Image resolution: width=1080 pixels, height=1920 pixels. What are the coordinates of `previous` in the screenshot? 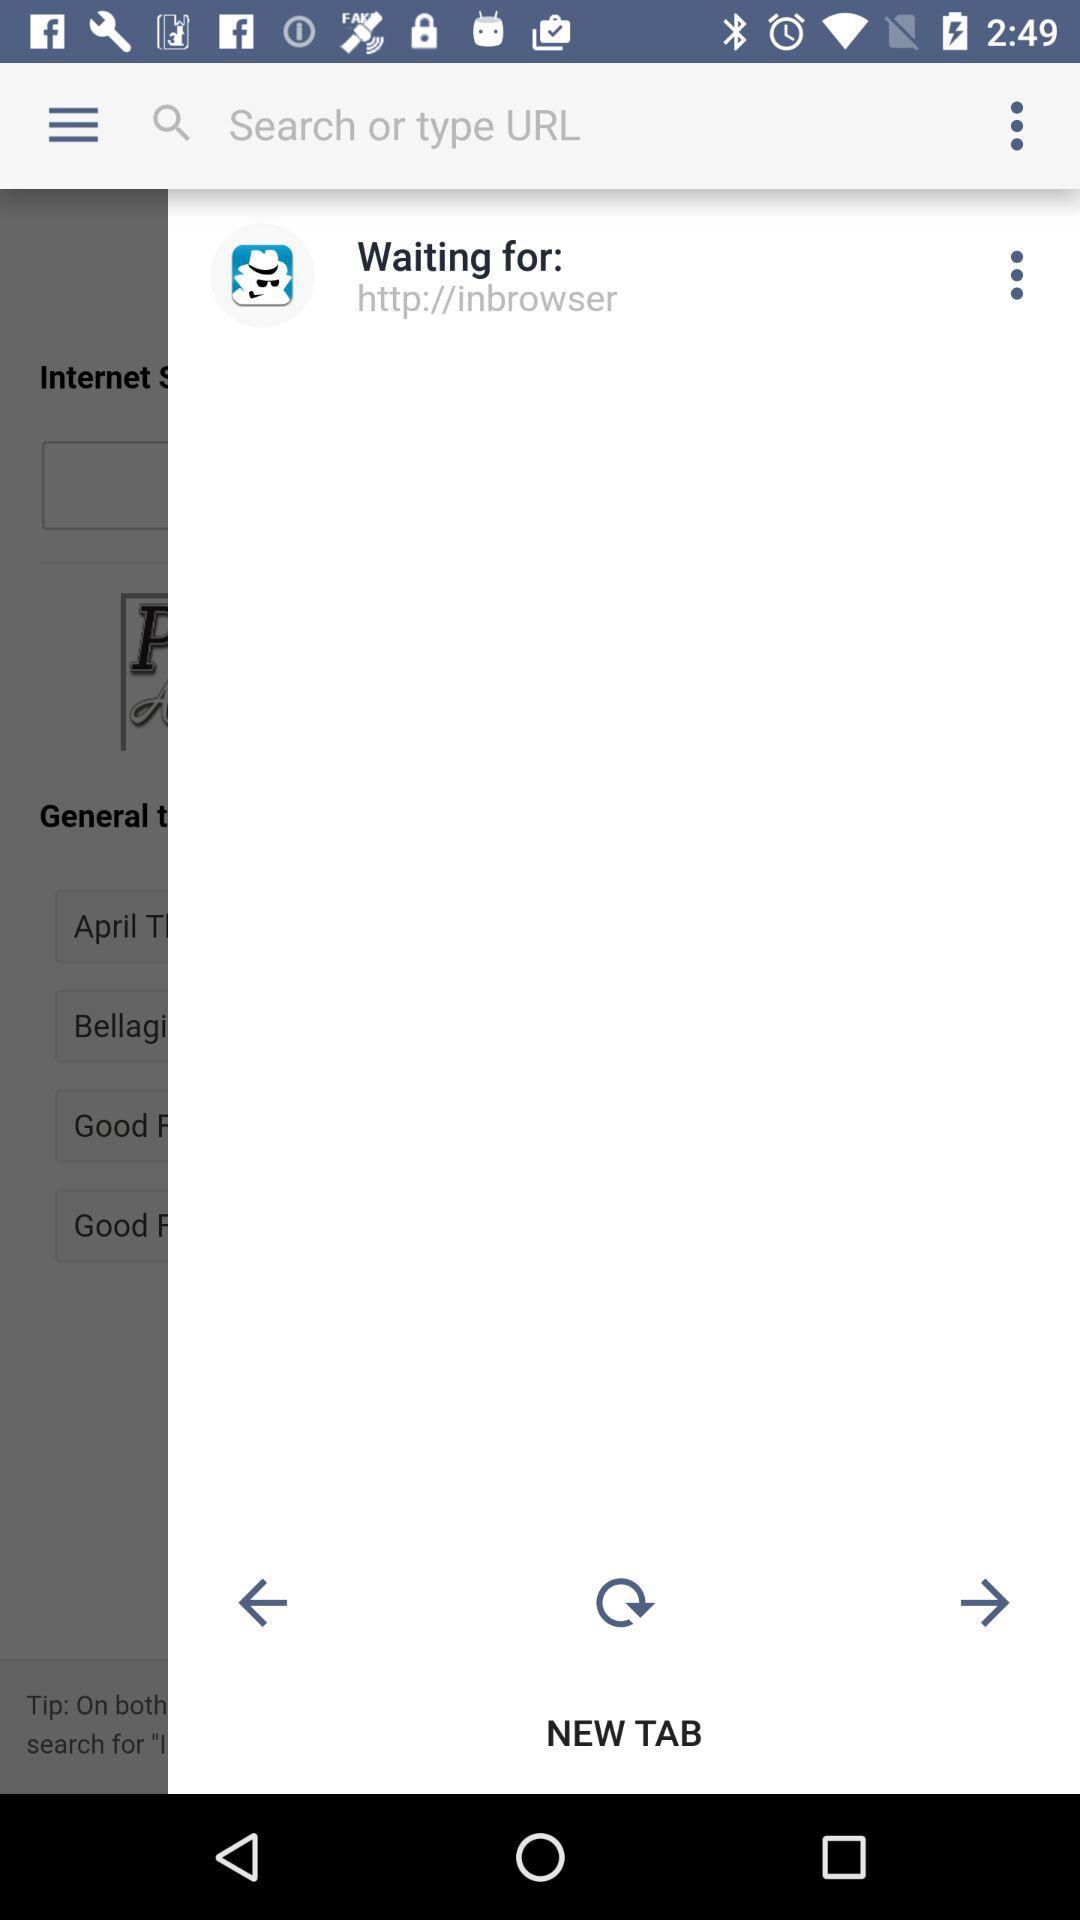 It's located at (261, 1603).